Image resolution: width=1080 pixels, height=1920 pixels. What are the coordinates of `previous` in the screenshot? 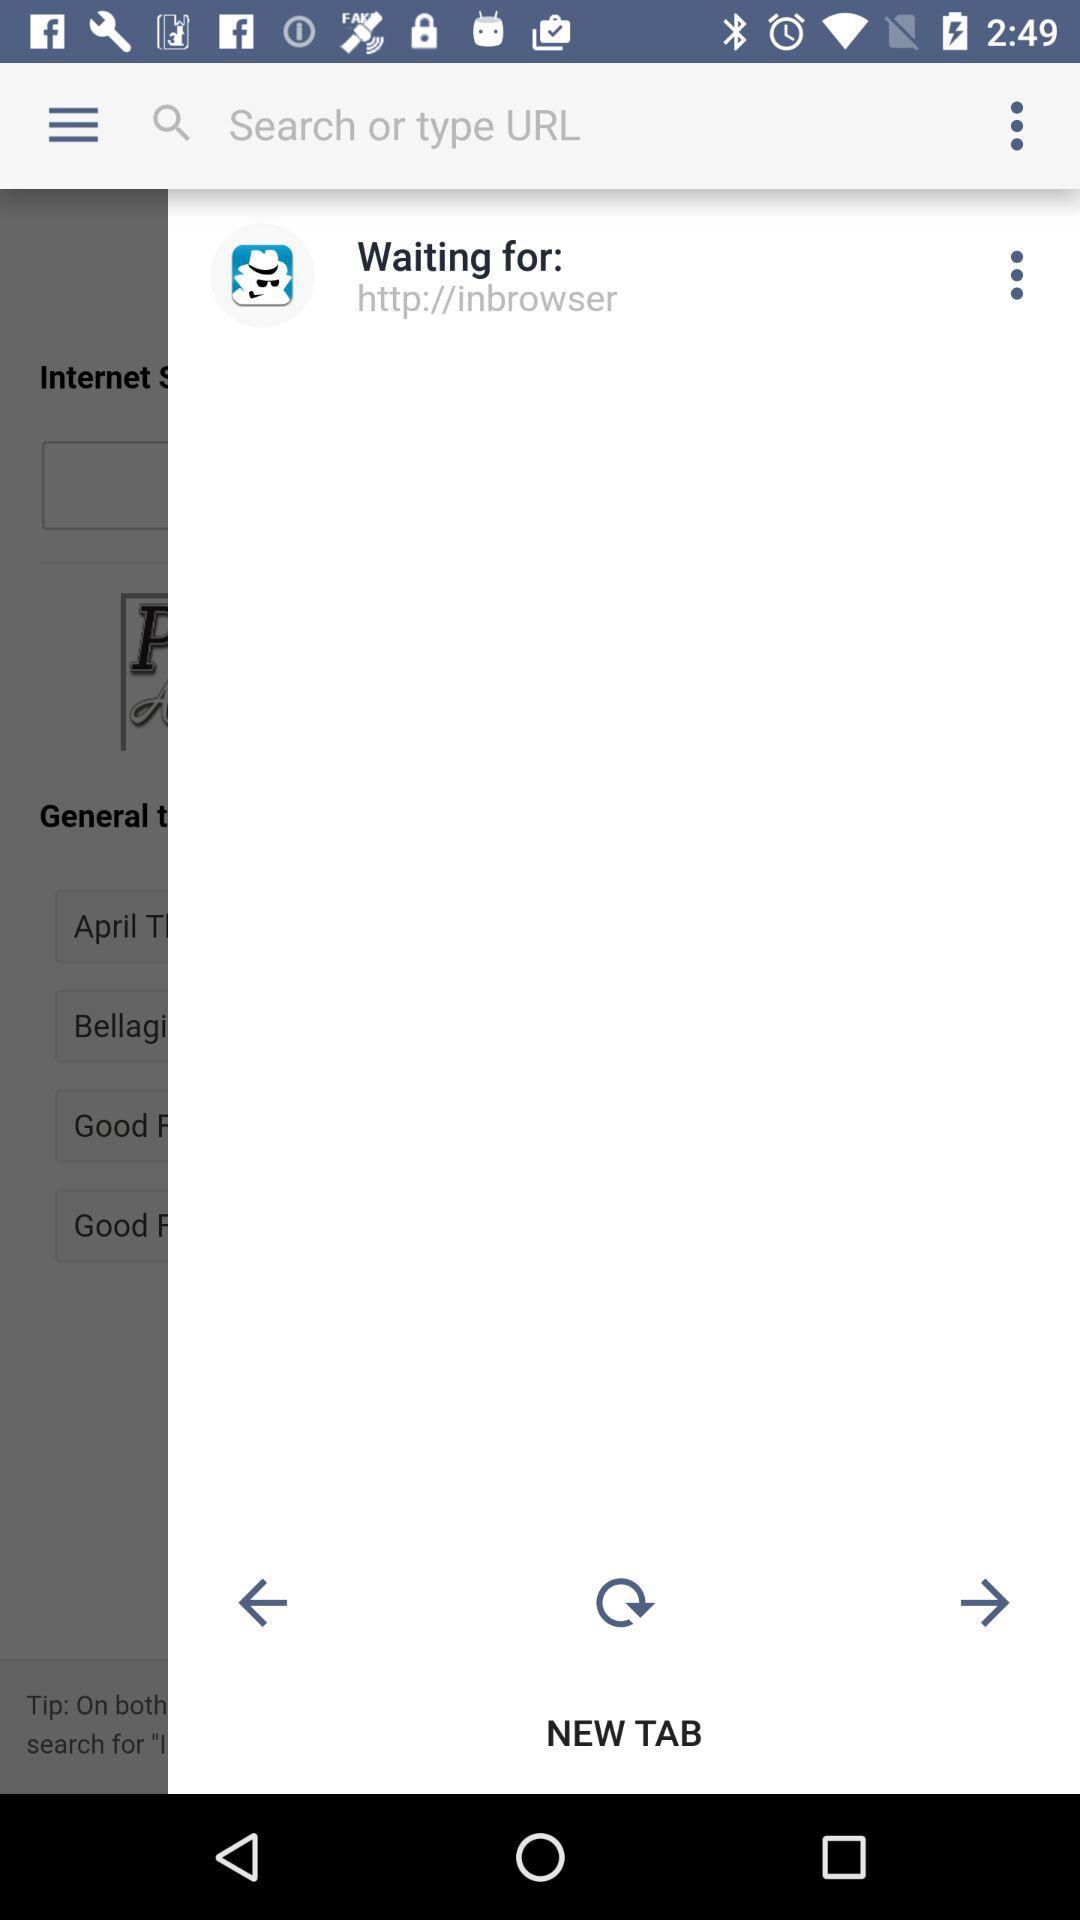 It's located at (261, 1603).